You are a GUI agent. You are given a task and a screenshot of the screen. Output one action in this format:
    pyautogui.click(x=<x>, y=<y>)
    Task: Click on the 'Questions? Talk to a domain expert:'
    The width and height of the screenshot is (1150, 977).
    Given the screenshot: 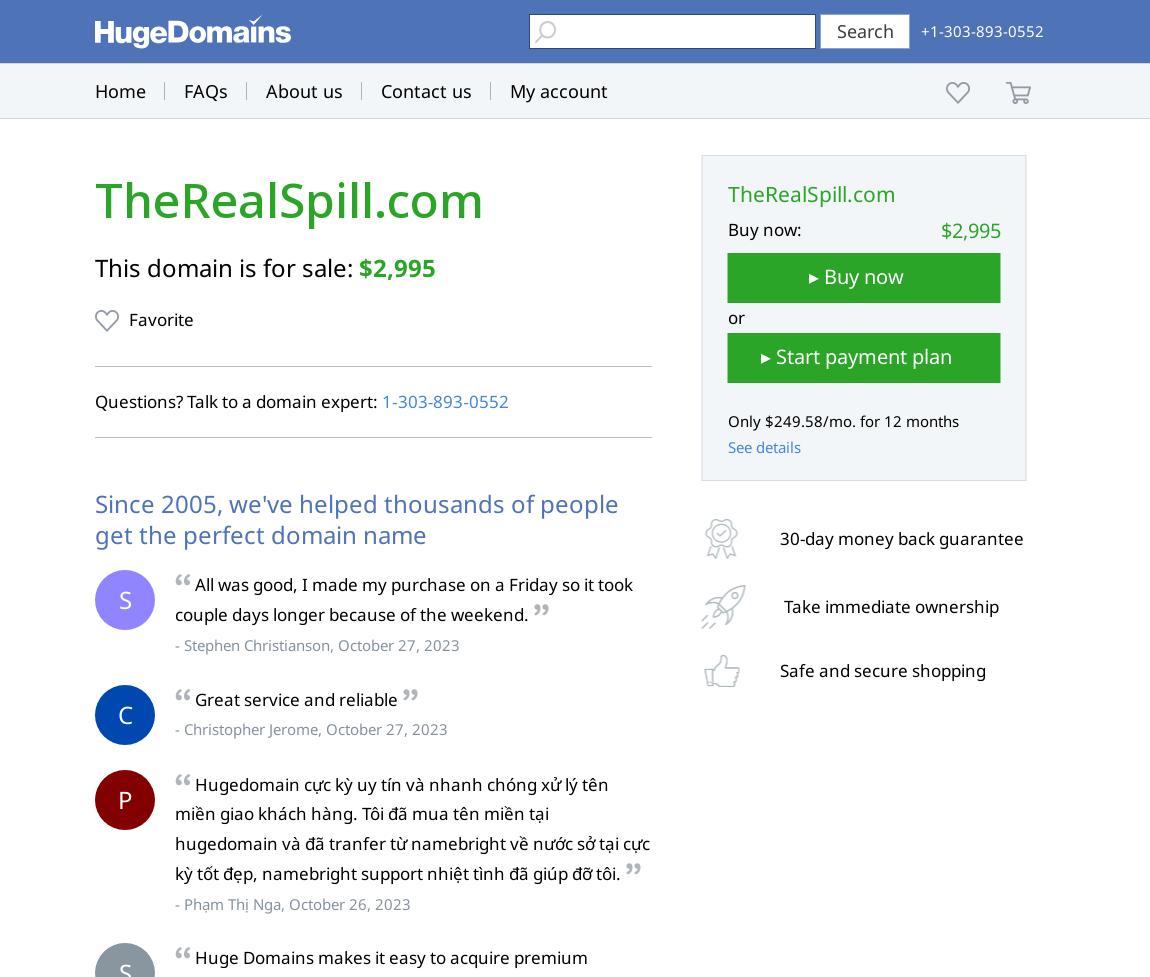 What is the action you would take?
    pyautogui.click(x=237, y=401)
    